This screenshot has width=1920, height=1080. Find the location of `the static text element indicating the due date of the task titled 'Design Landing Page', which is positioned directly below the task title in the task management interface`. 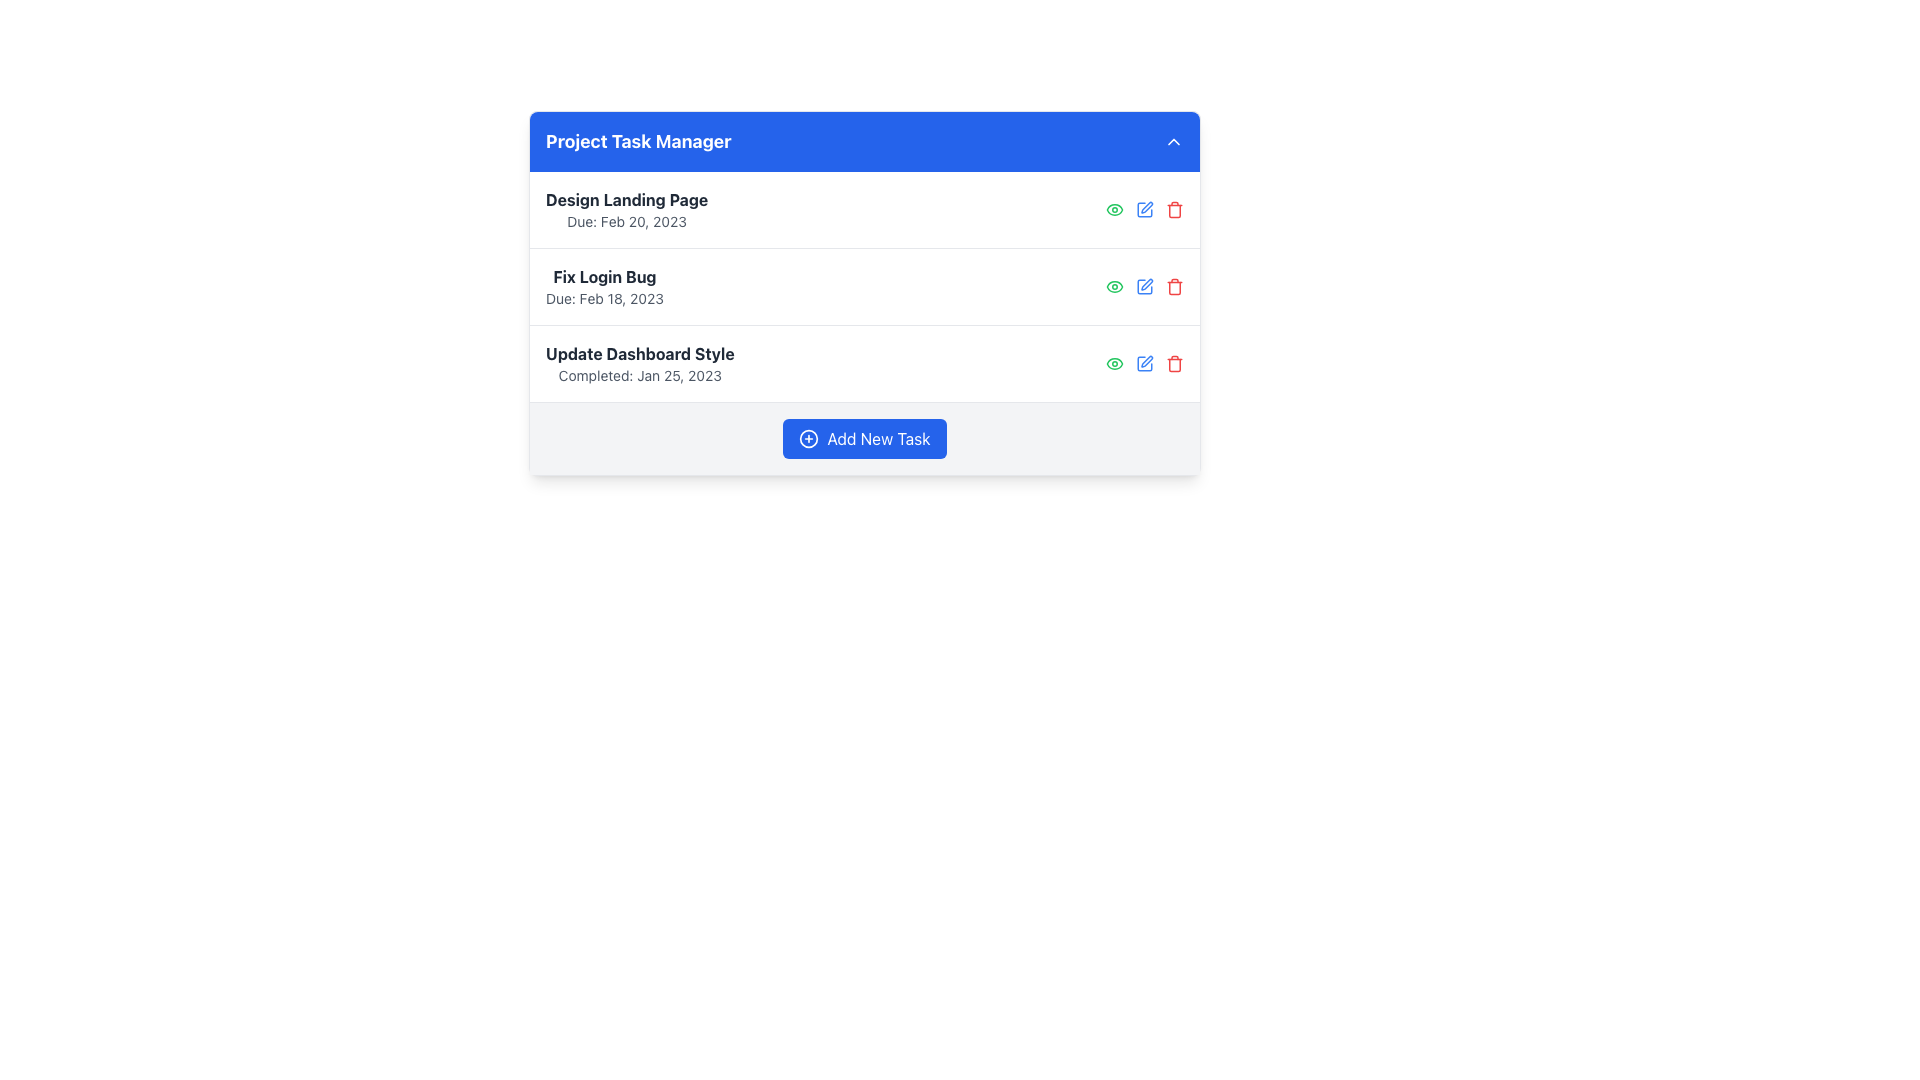

the static text element indicating the due date of the task titled 'Design Landing Page', which is positioned directly below the task title in the task management interface is located at coordinates (626, 222).